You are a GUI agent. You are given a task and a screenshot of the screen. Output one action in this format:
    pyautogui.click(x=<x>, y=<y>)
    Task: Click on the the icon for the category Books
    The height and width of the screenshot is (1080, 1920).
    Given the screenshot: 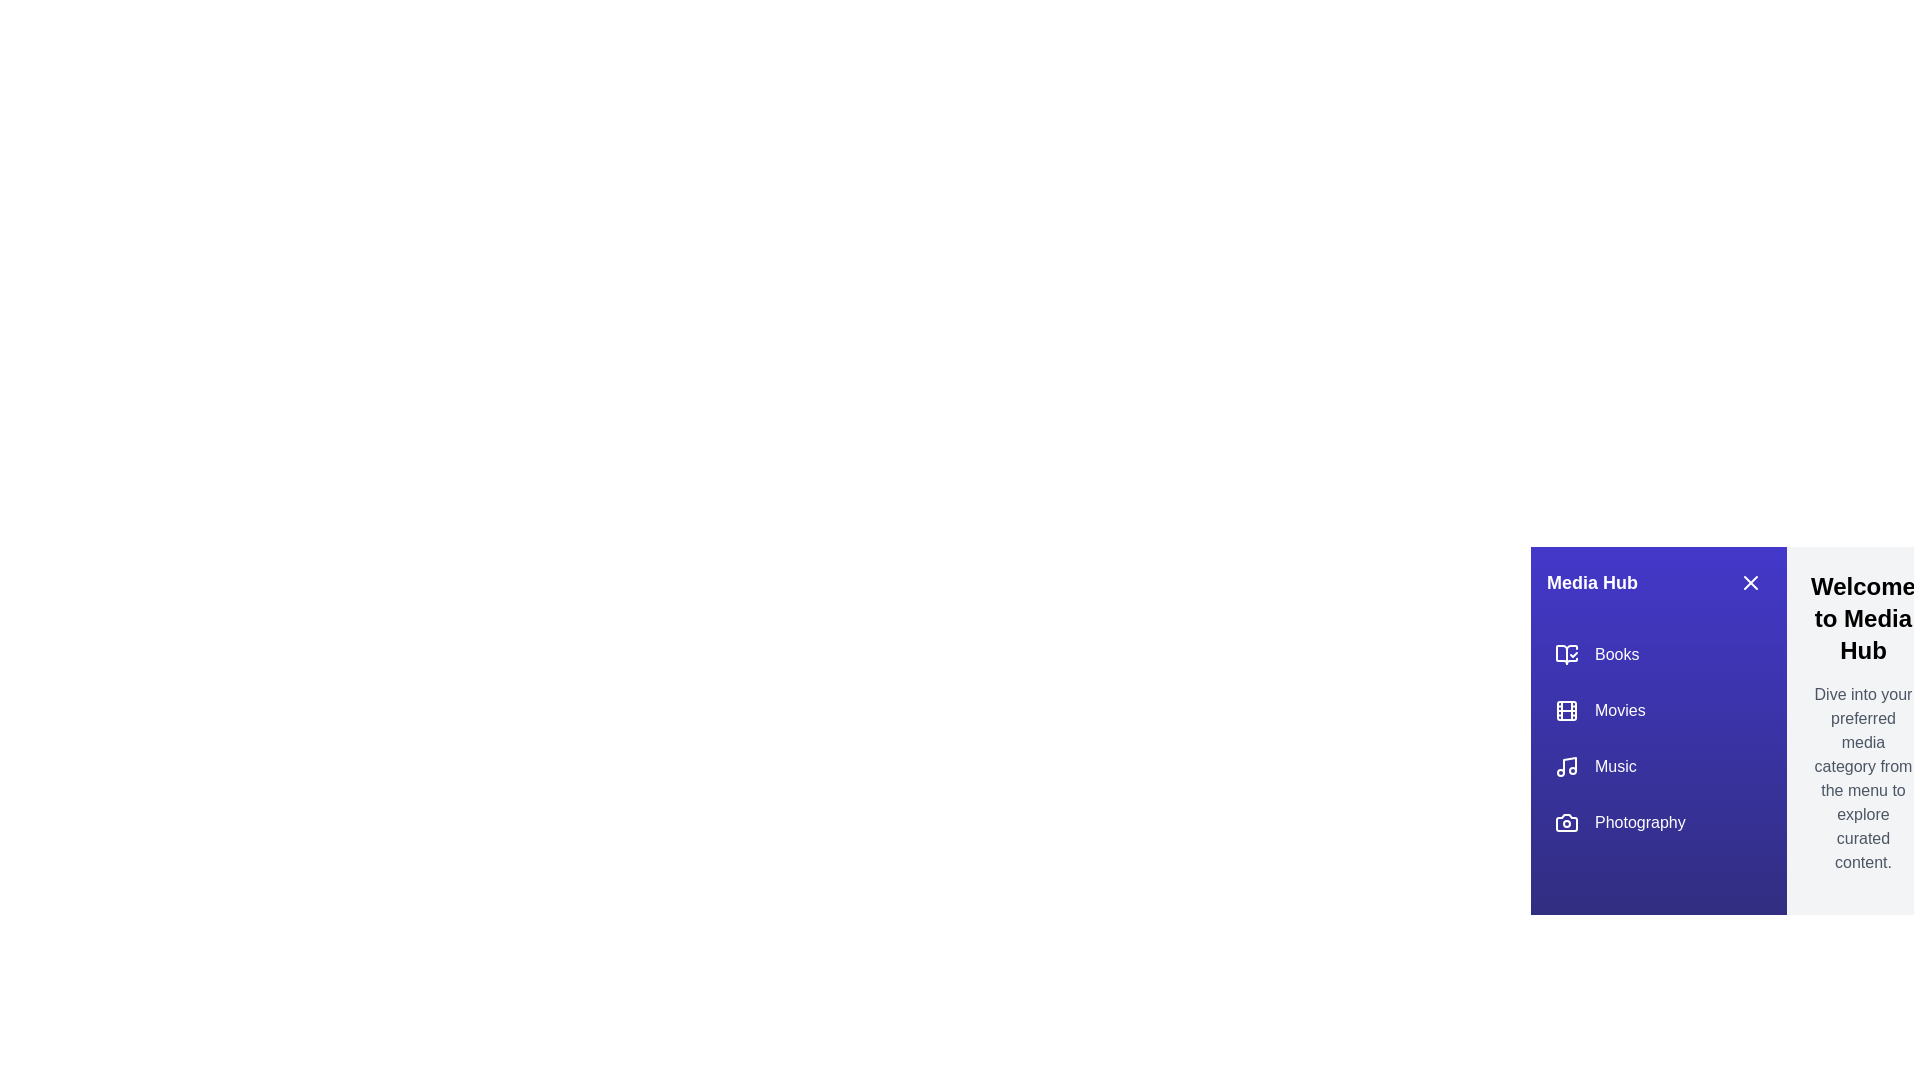 What is the action you would take?
    pyautogui.click(x=1565, y=655)
    